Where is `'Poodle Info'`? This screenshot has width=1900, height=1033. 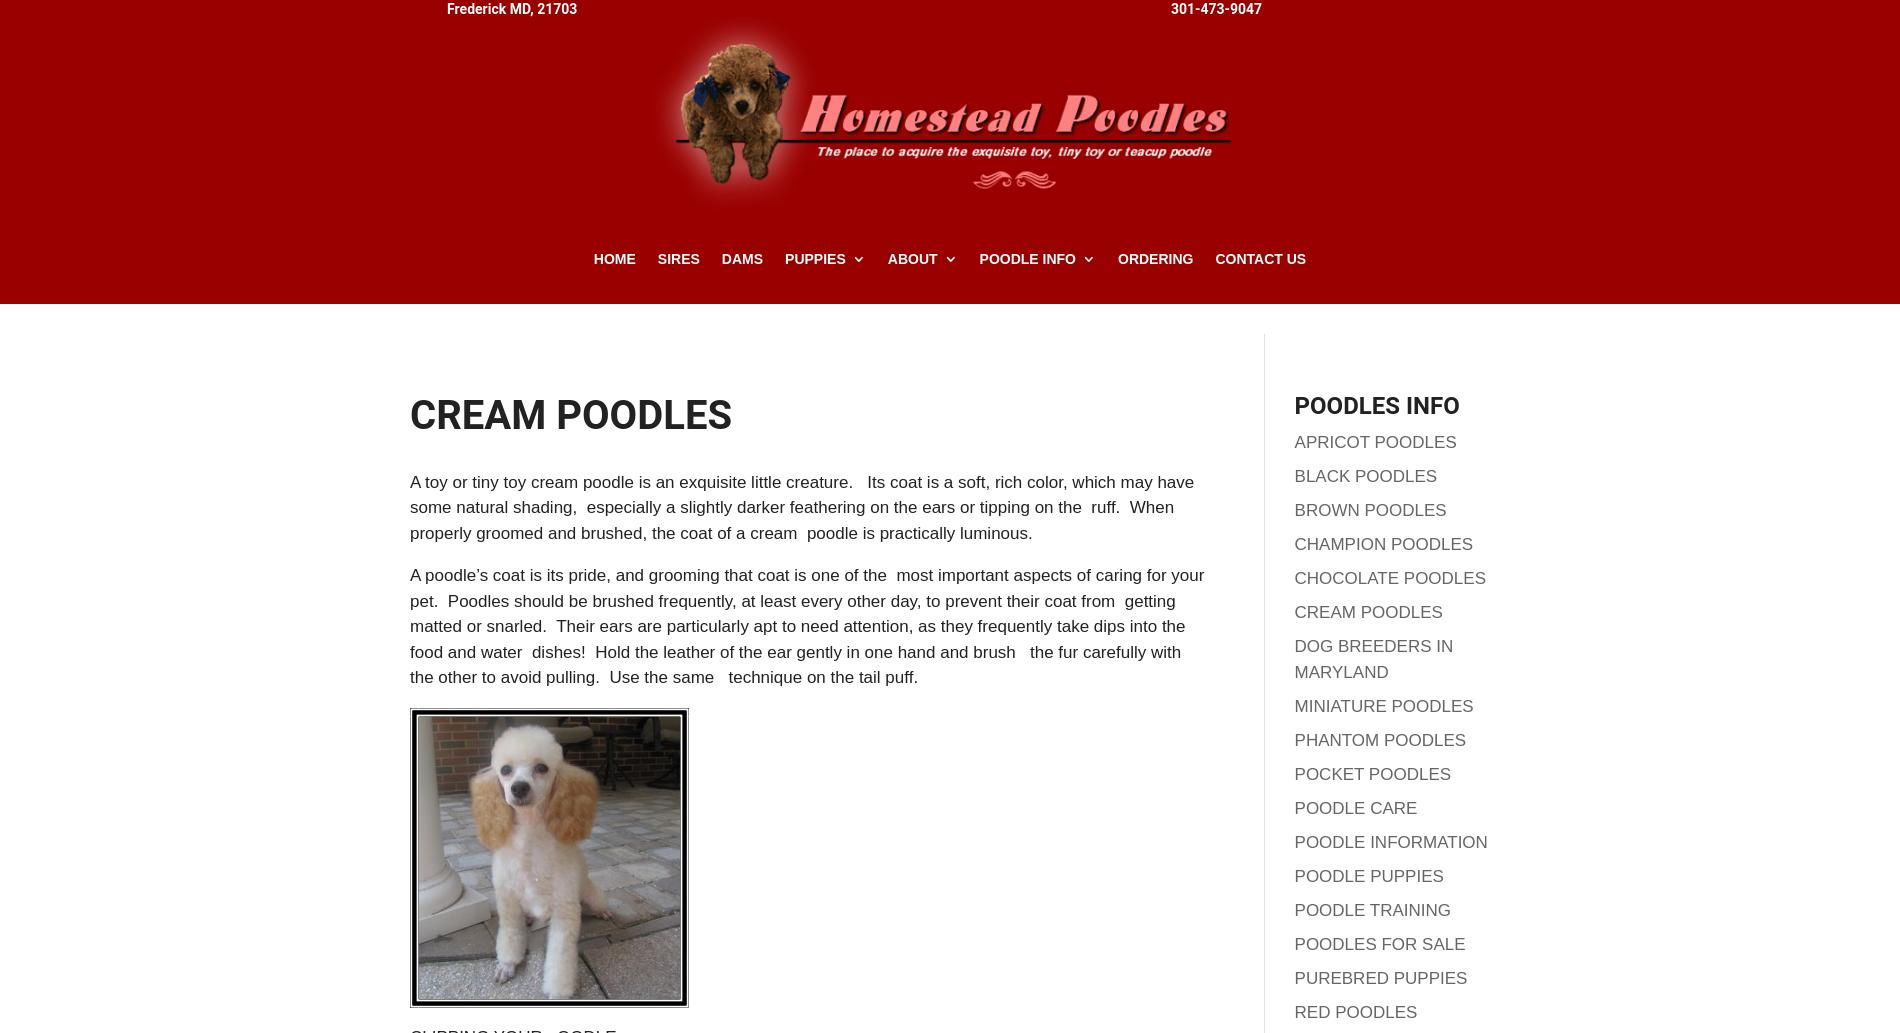
'Poodle Info' is located at coordinates (979, 257).